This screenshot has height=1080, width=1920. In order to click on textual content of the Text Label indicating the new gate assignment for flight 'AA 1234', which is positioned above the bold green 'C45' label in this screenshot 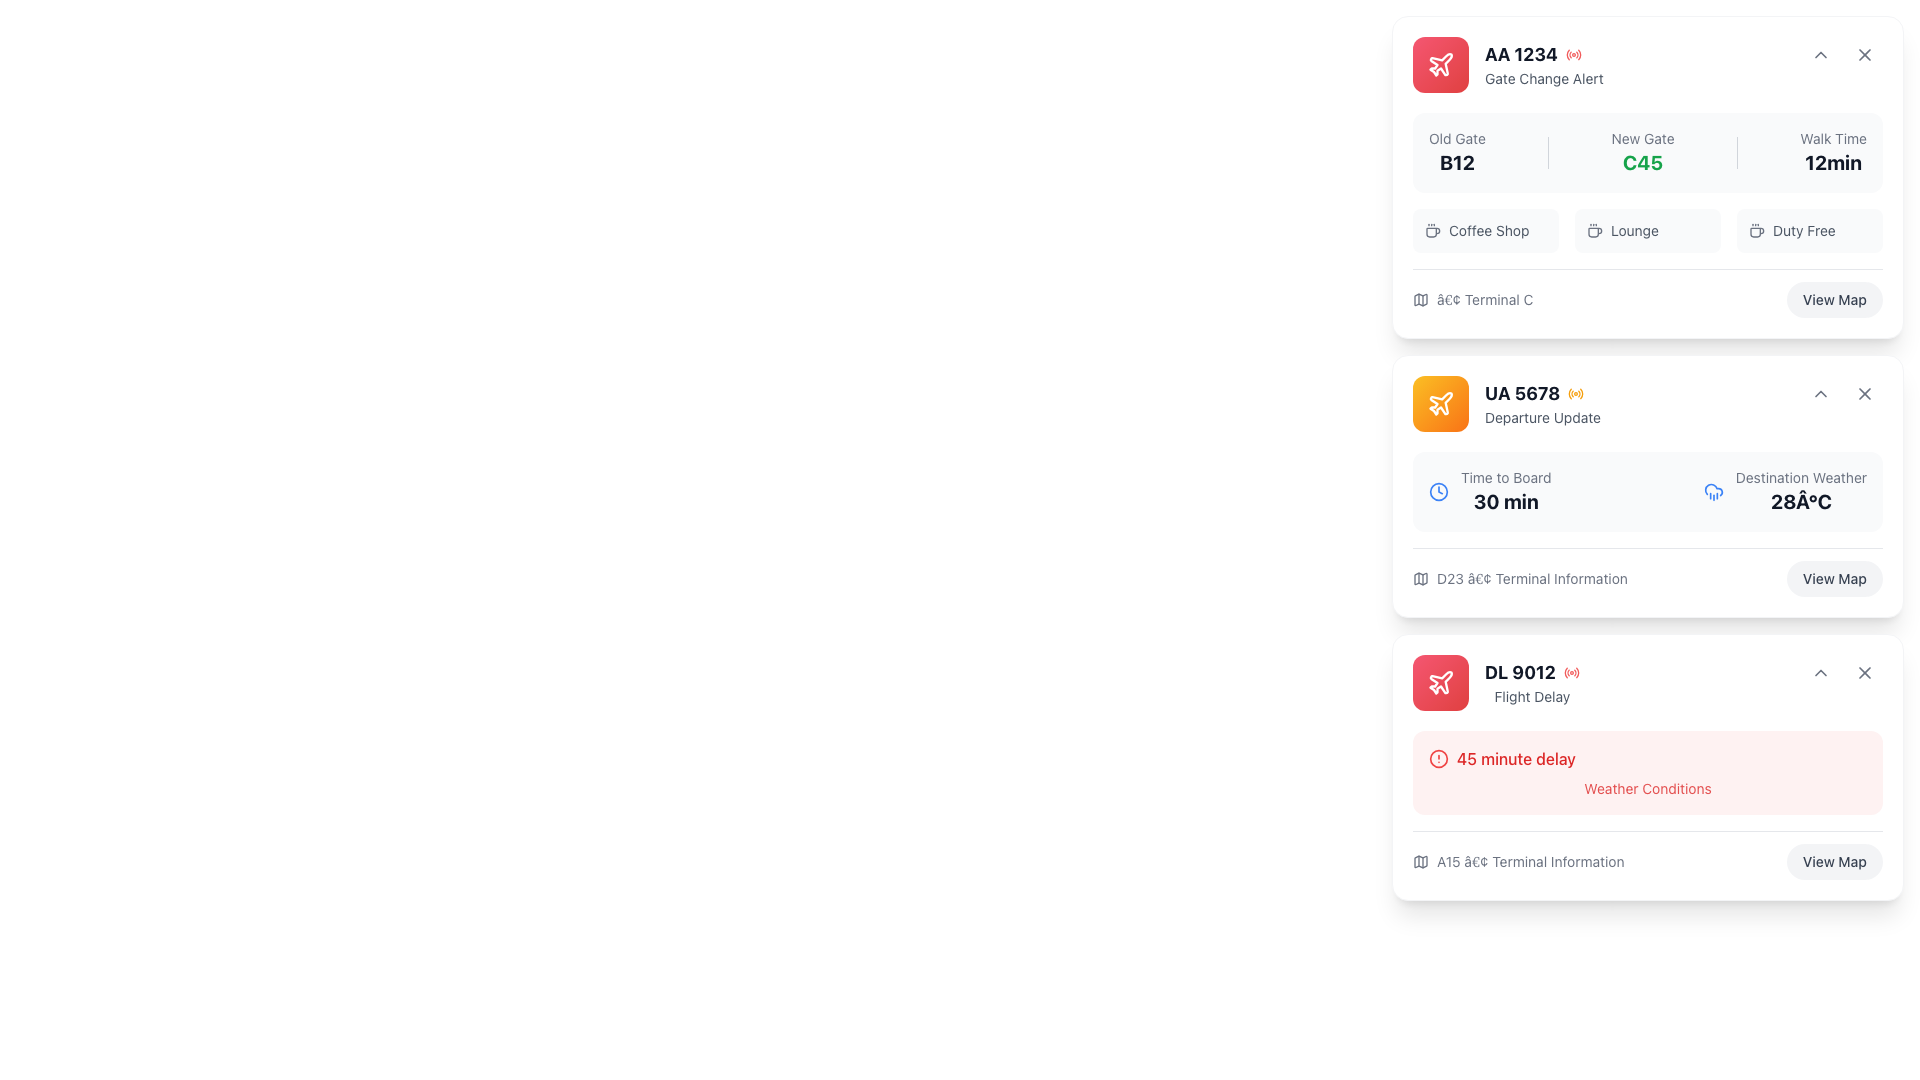, I will do `click(1643, 137)`.